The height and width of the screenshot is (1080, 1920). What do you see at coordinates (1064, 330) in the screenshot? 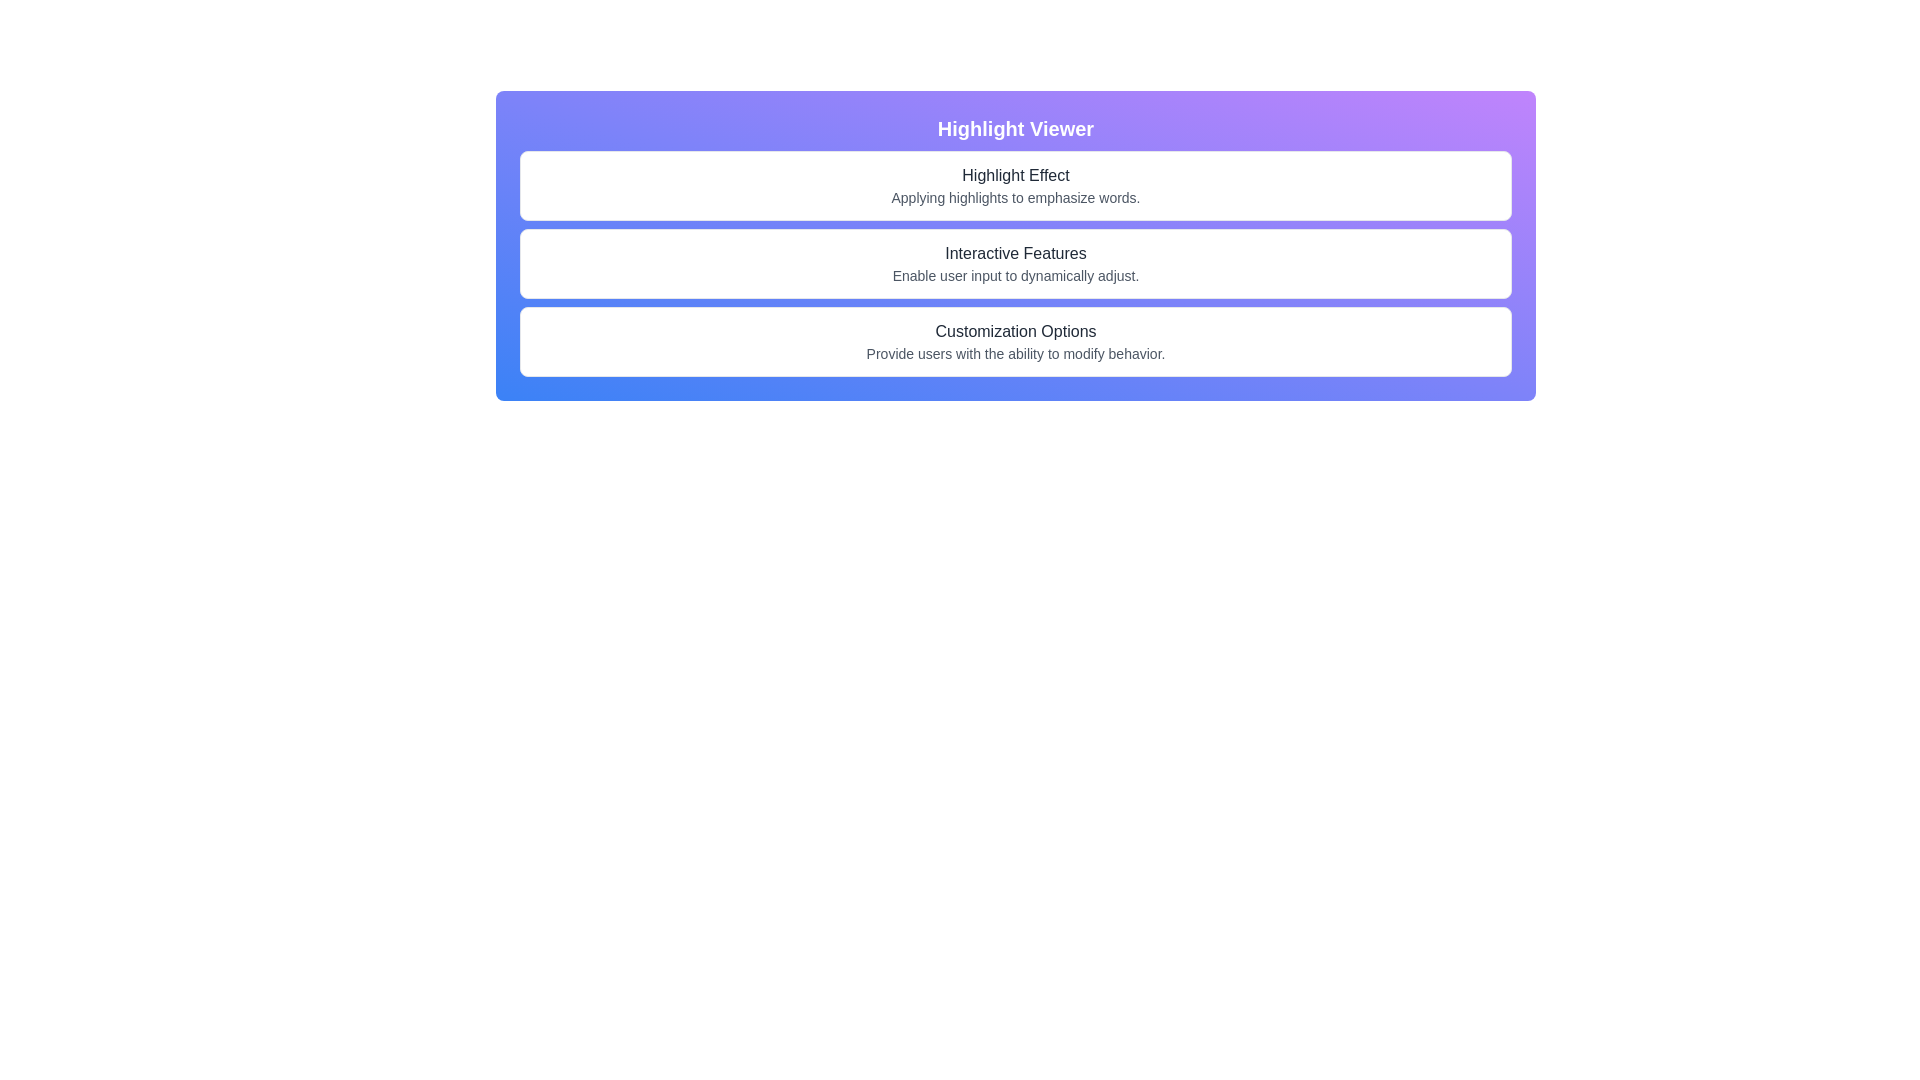
I see `the decorative text in the phrase 'Customization Options', specifically targeting the sixteenth character in the sequence` at bounding box center [1064, 330].